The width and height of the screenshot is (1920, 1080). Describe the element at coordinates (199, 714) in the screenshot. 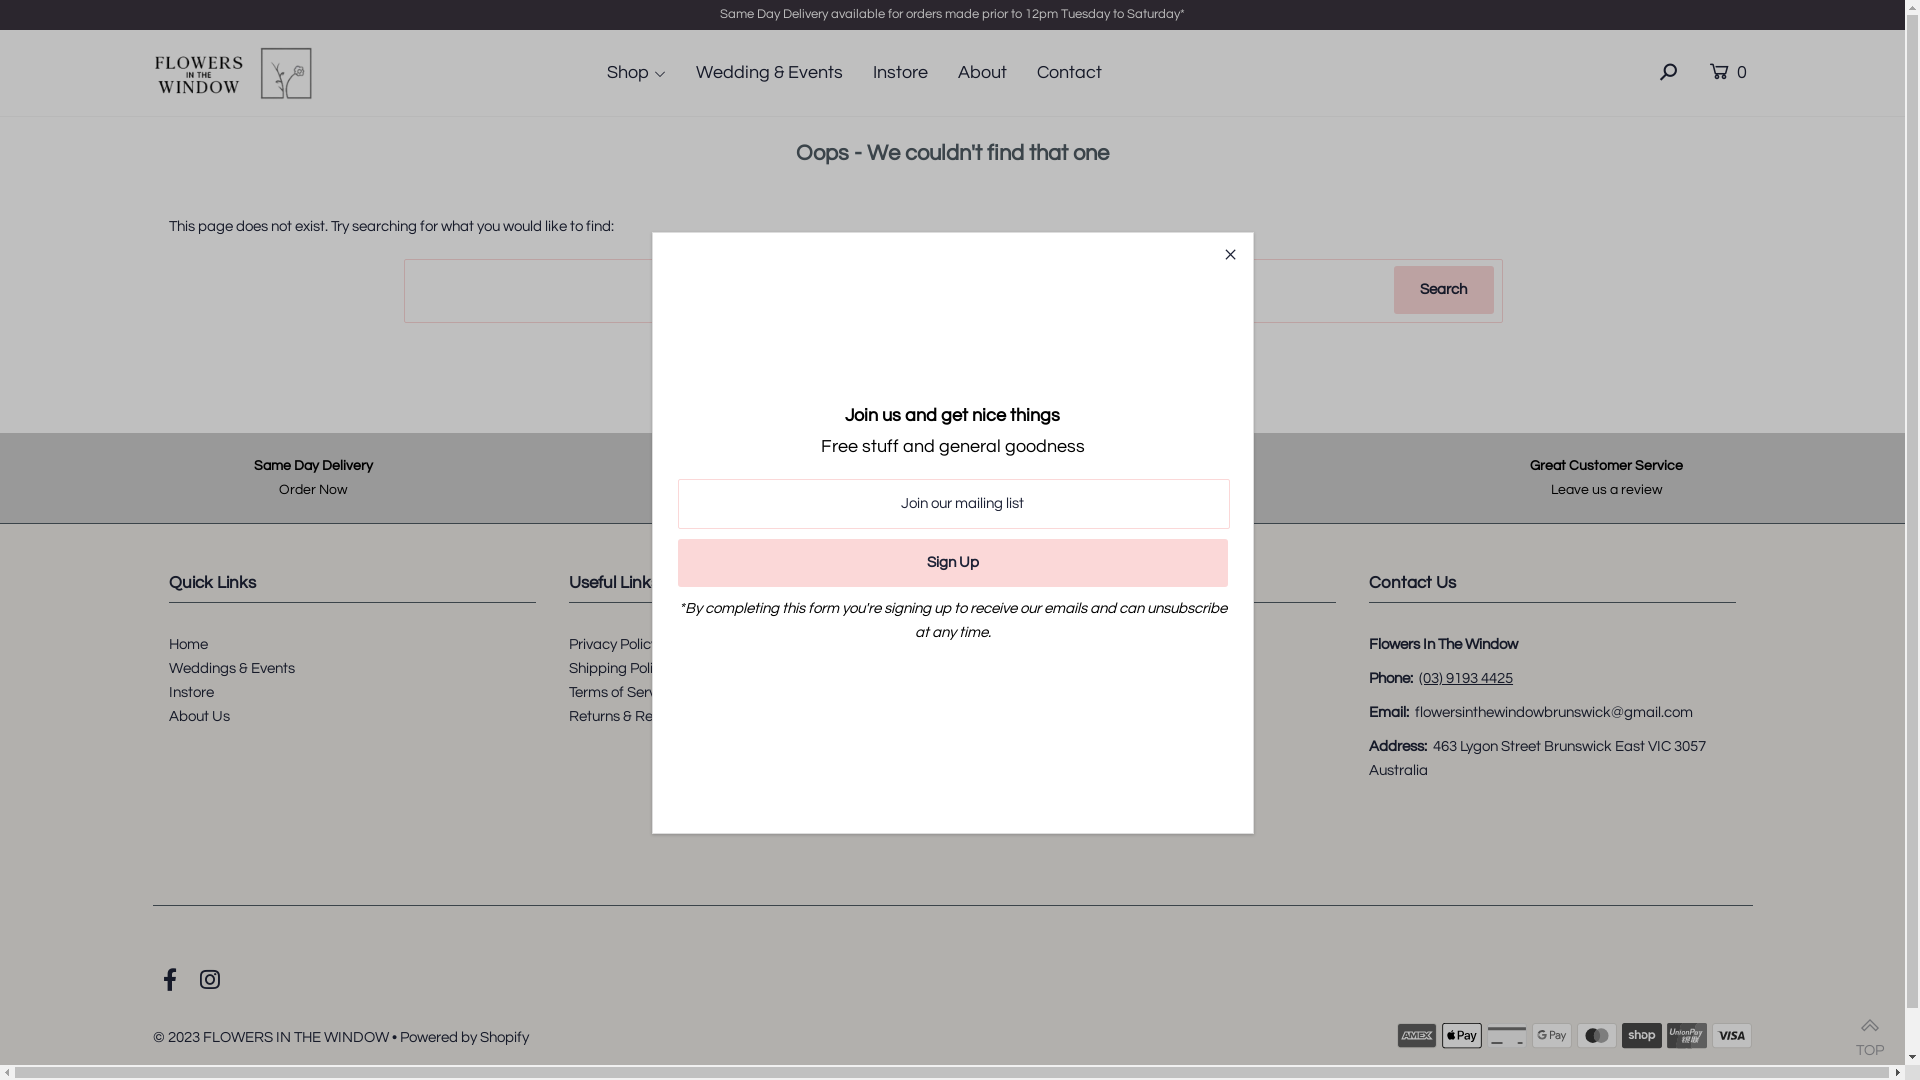

I see `'About Us'` at that location.